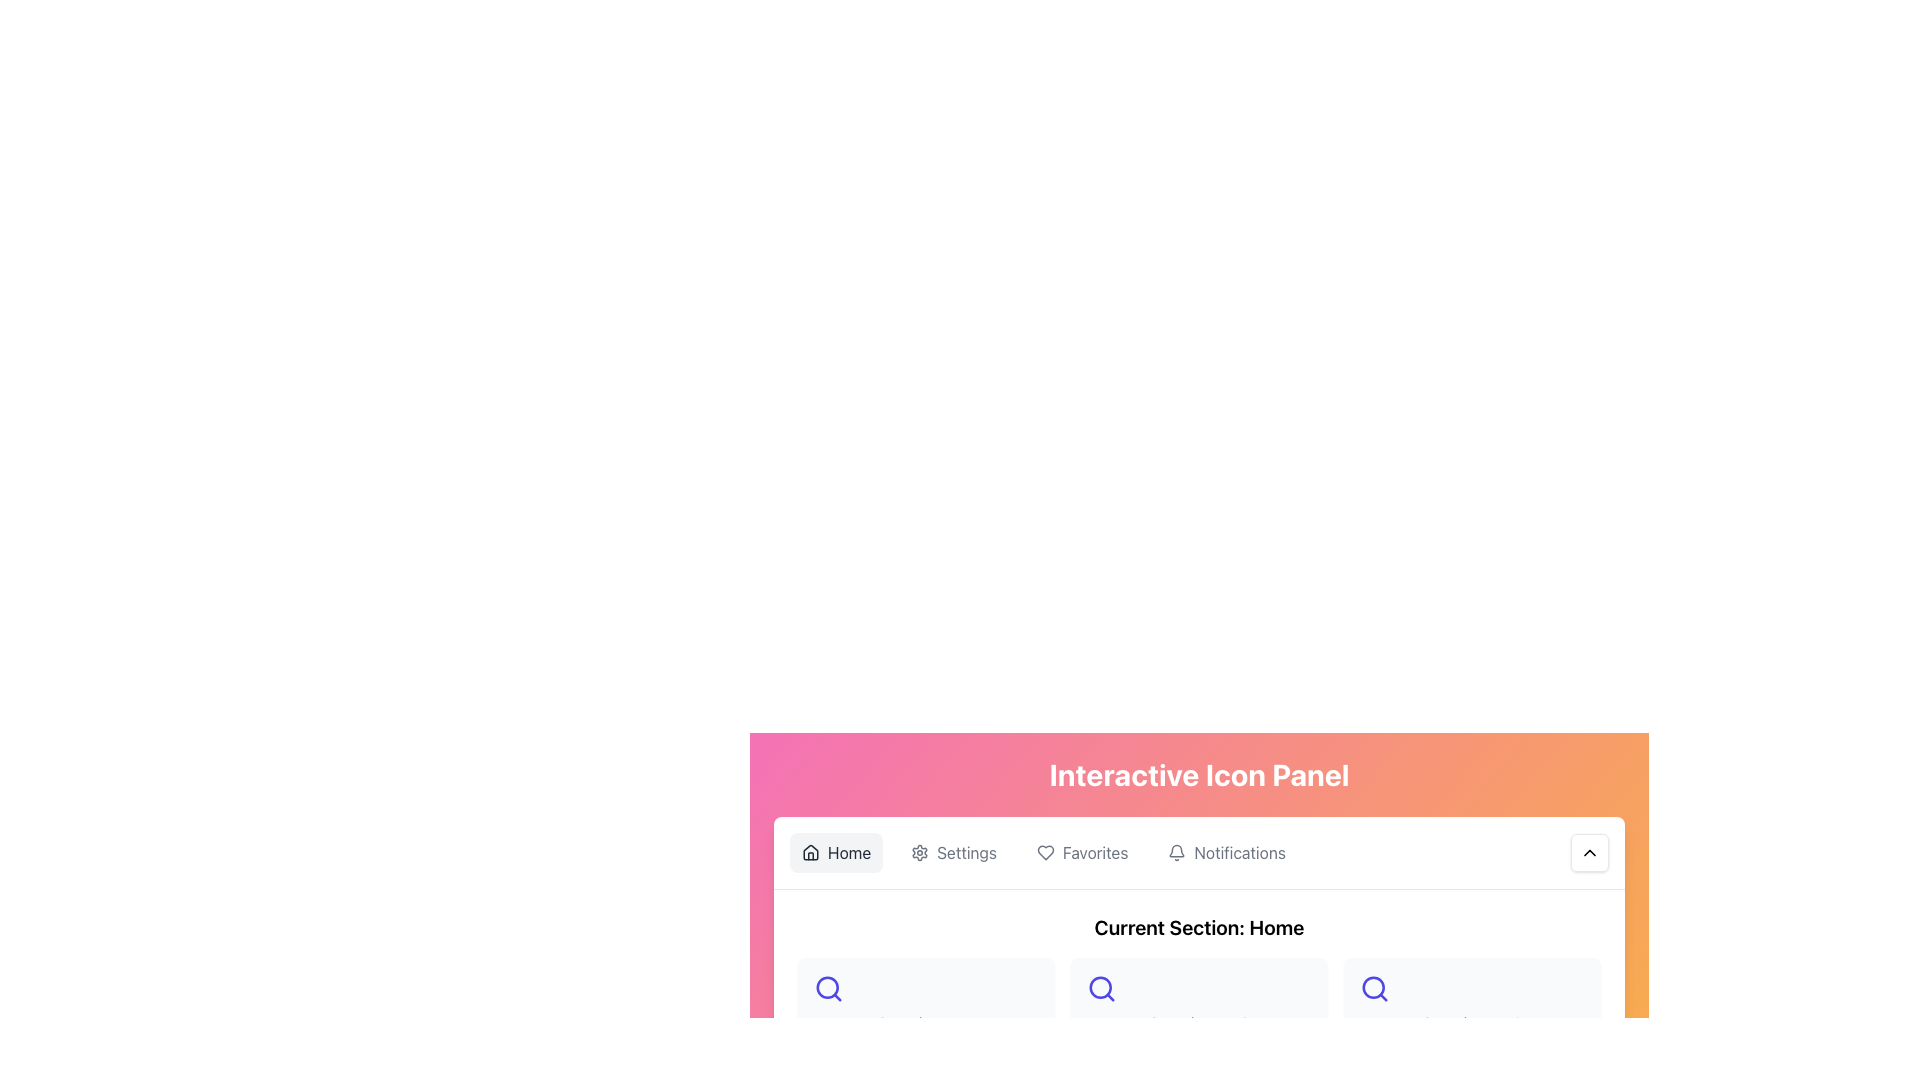 The width and height of the screenshot is (1920, 1080). I want to click on the non-interactive Text label associated with the settings option in the navigation menu, located to the right of the gear icon, so click(967, 852).